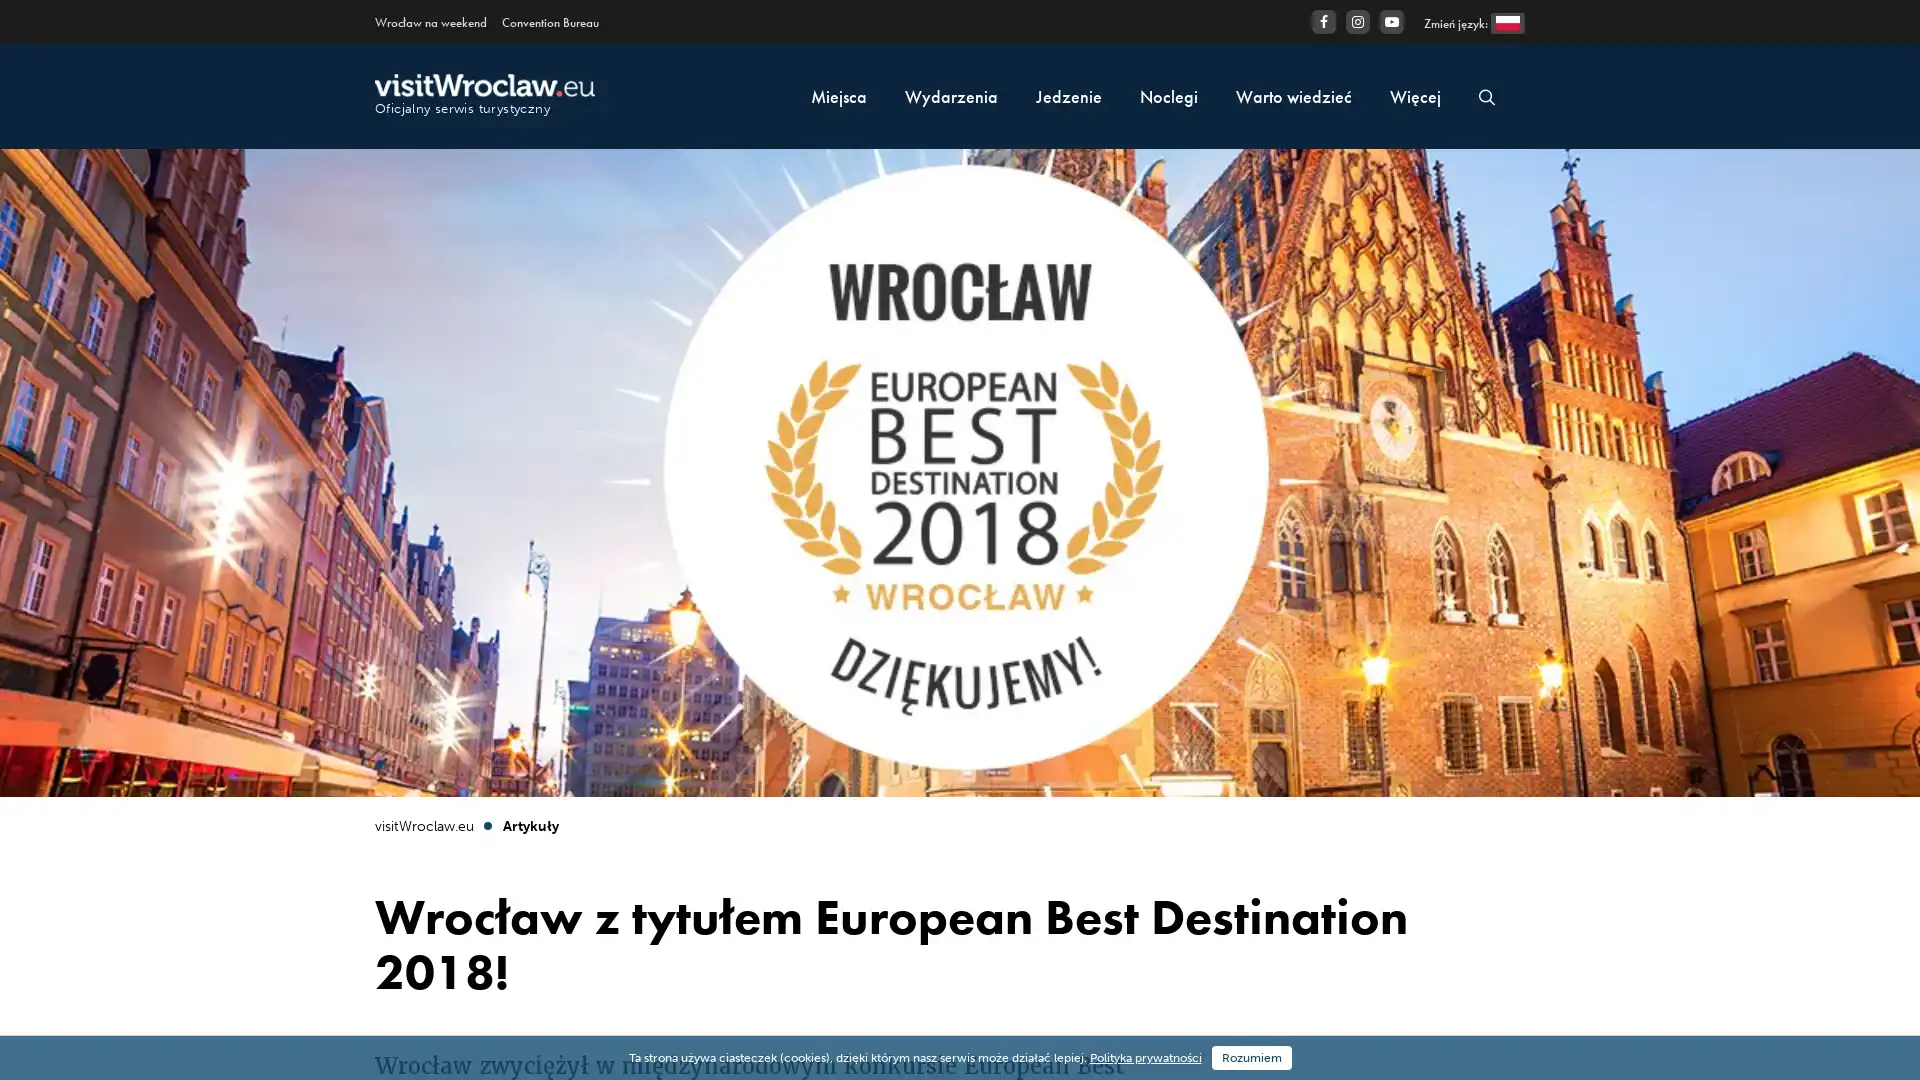  What do you see at coordinates (1068, 96) in the screenshot?
I see `Jedzenie` at bounding box center [1068, 96].